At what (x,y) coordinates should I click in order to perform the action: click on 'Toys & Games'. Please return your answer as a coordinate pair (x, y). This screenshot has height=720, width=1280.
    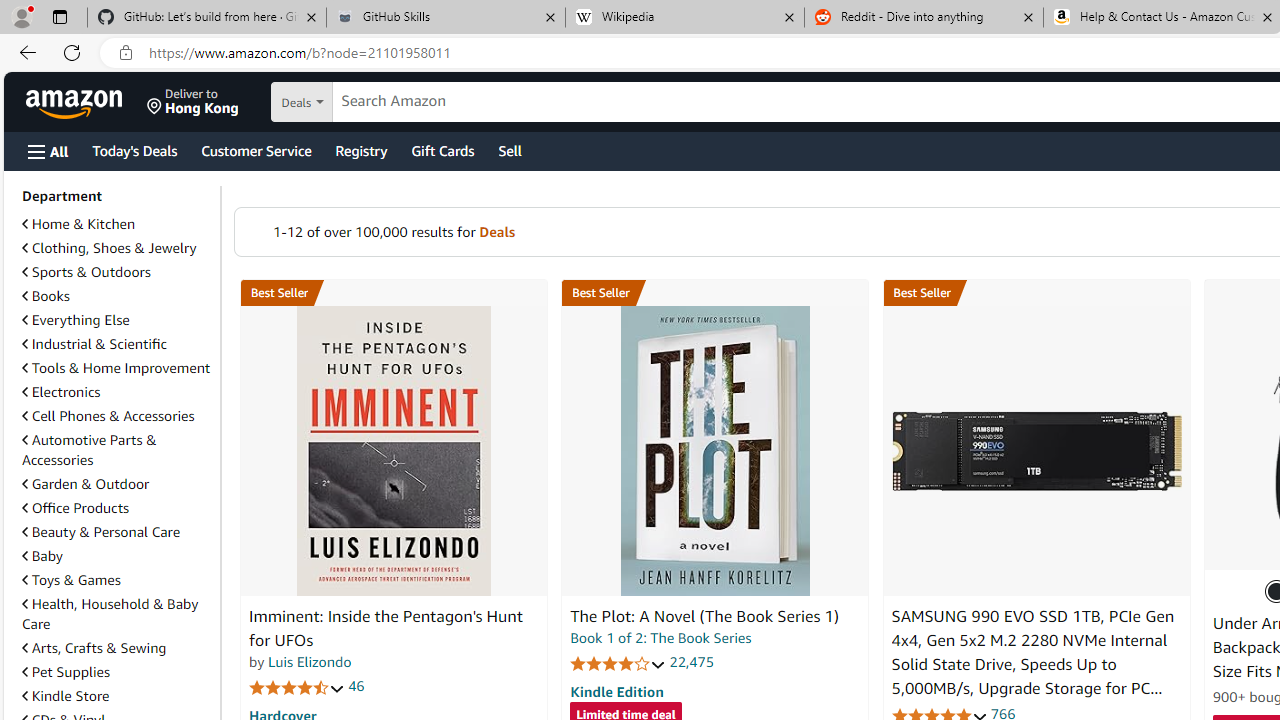
    Looking at the image, I should click on (71, 579).